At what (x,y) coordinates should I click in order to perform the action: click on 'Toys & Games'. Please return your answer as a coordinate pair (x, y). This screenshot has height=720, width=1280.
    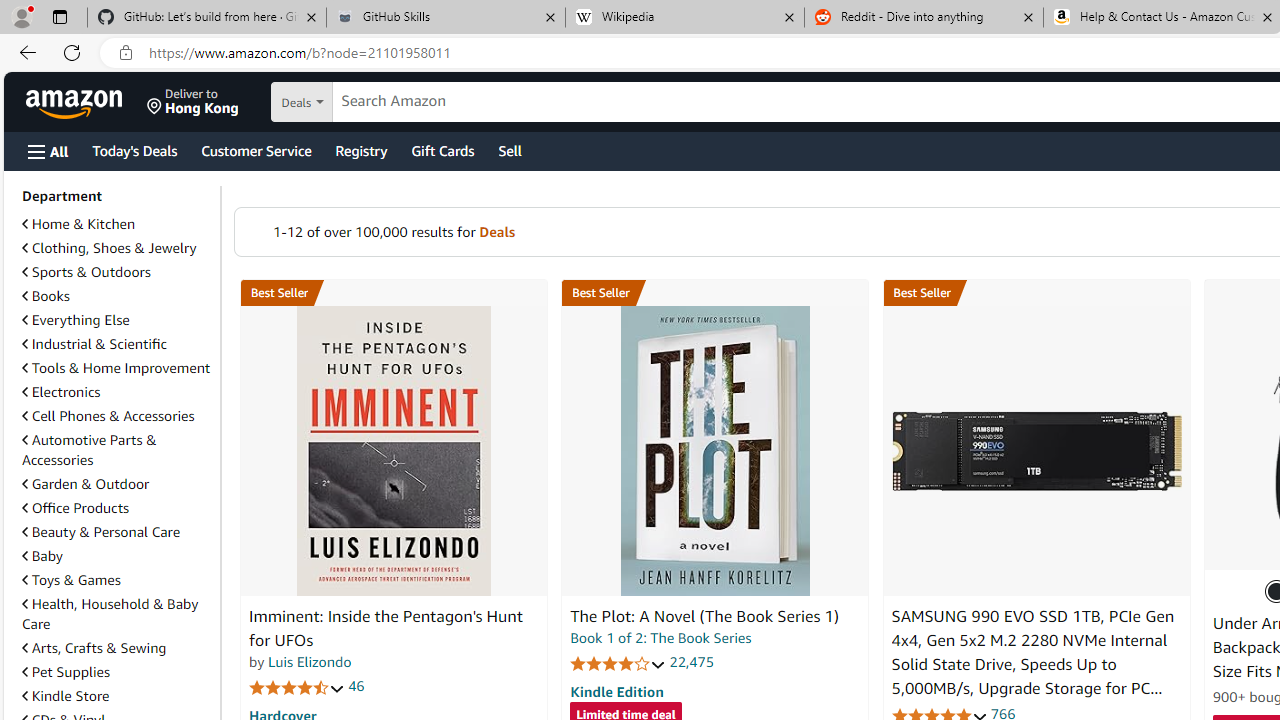
    Looking at the image, I should click on (71, 579).